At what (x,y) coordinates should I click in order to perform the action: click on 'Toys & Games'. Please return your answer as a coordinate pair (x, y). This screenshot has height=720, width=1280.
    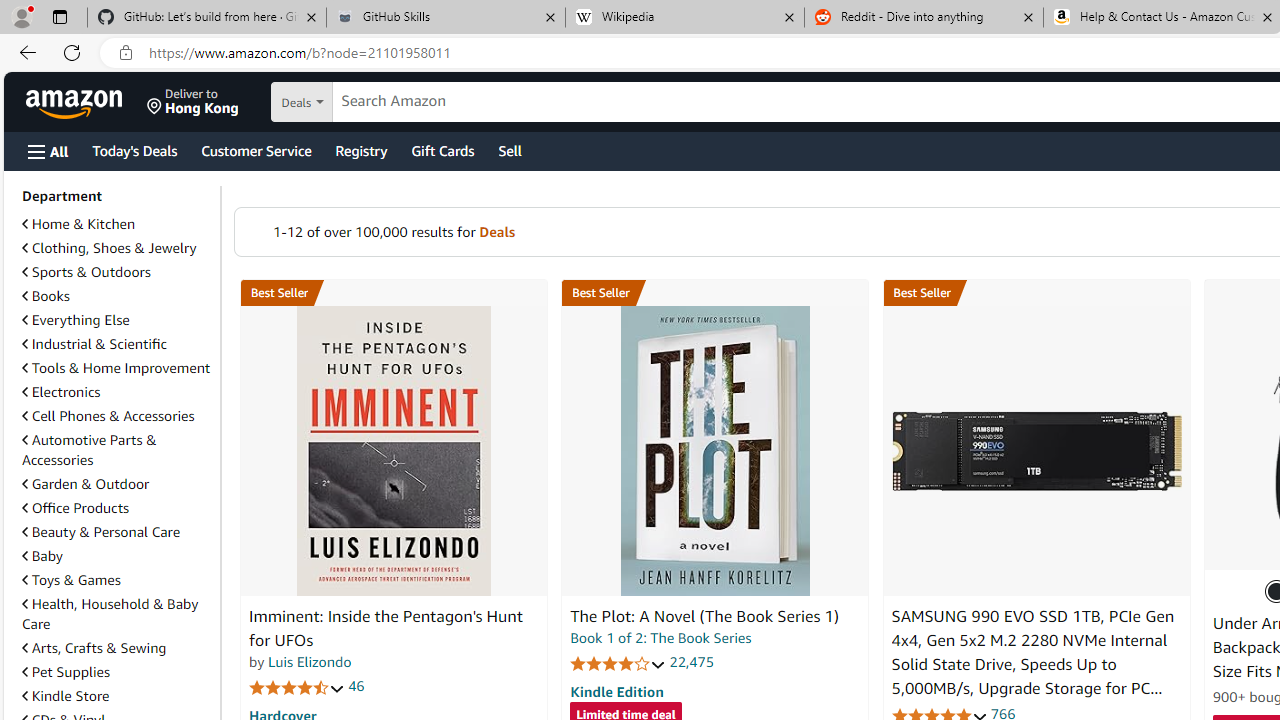
    Looking at the image, I should click on (71, 579).